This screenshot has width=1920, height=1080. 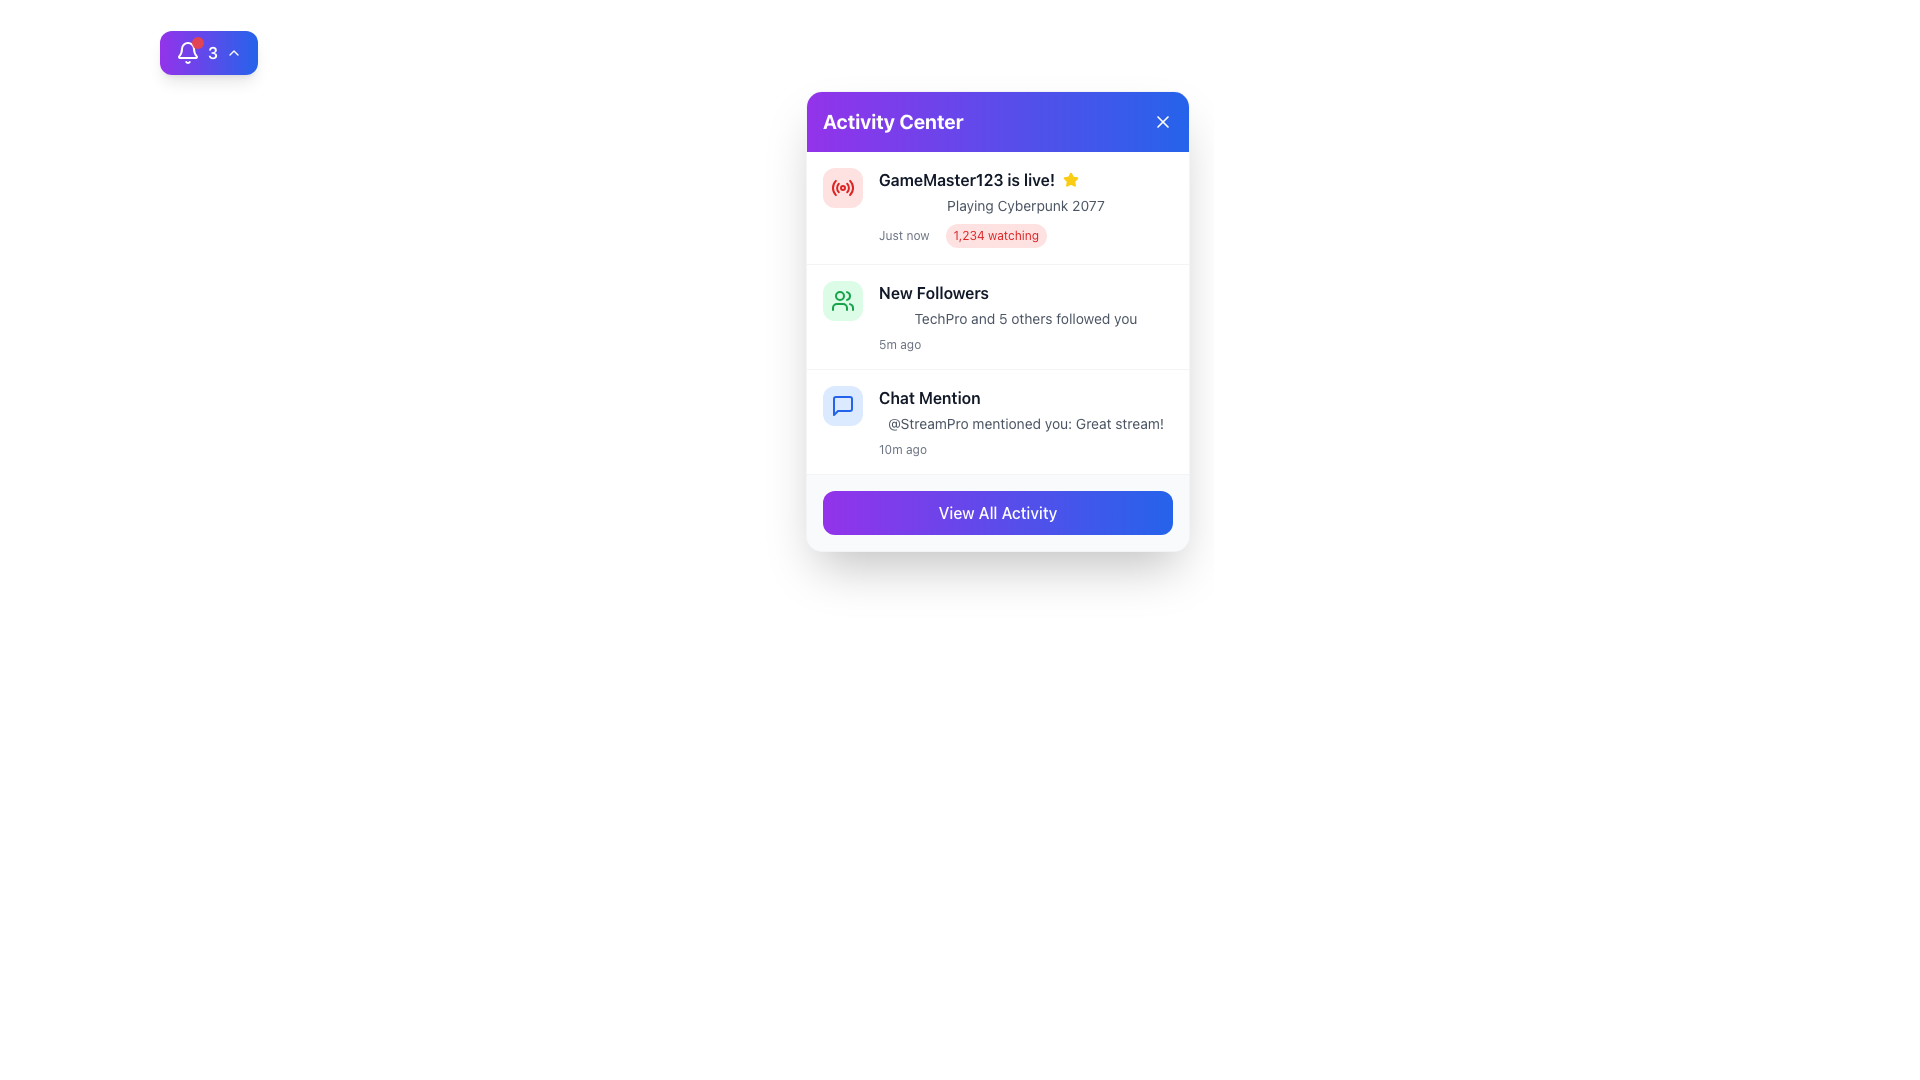 I want to click on the button at the bottom of the 'Activity Center' popup, so click(x=998, y=512).